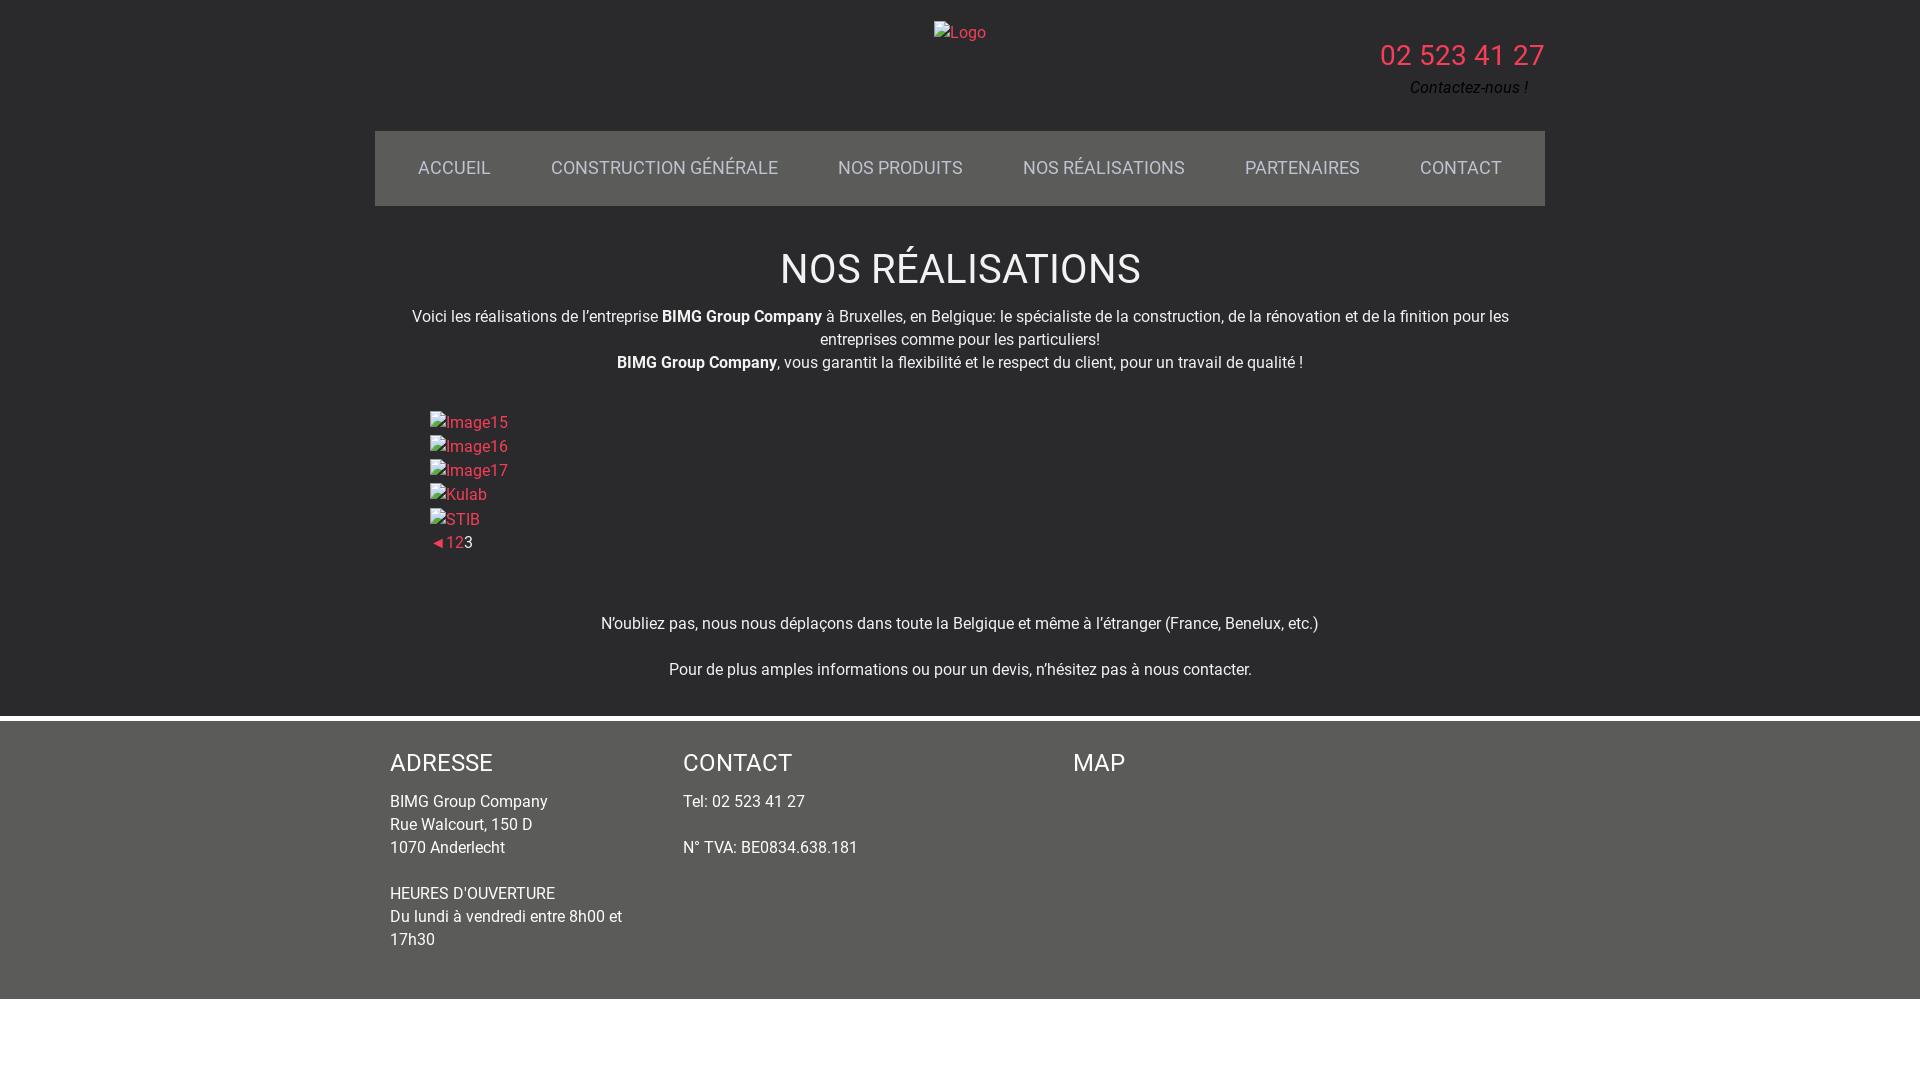 The height and width of the screenshot is (1080, 1920). Describe the element at coordinates (458, 542) in the screenshot. I see `'2'` at that location.